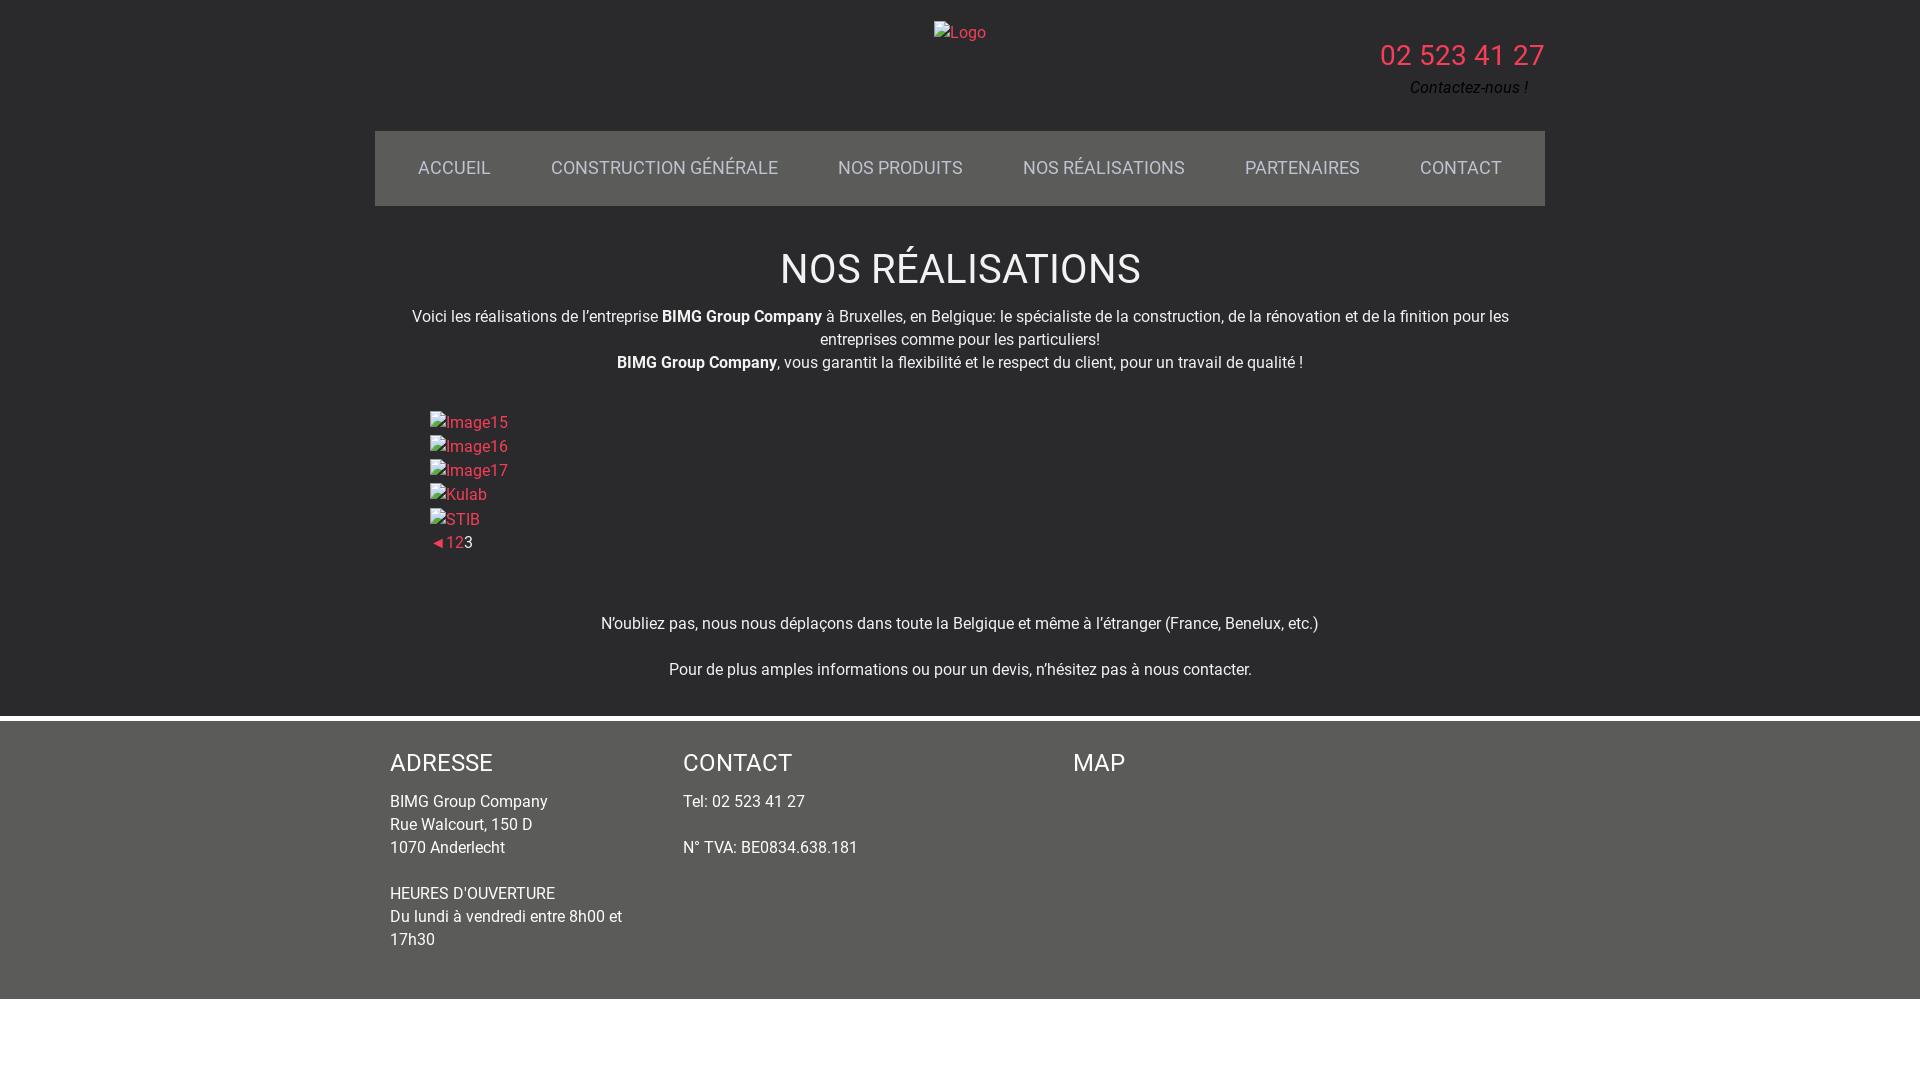 The height and width of the screenshot is (1080, 1920). Describe the element at coordinates (458, 542) in the screenshot. I see `'2'` at that location.